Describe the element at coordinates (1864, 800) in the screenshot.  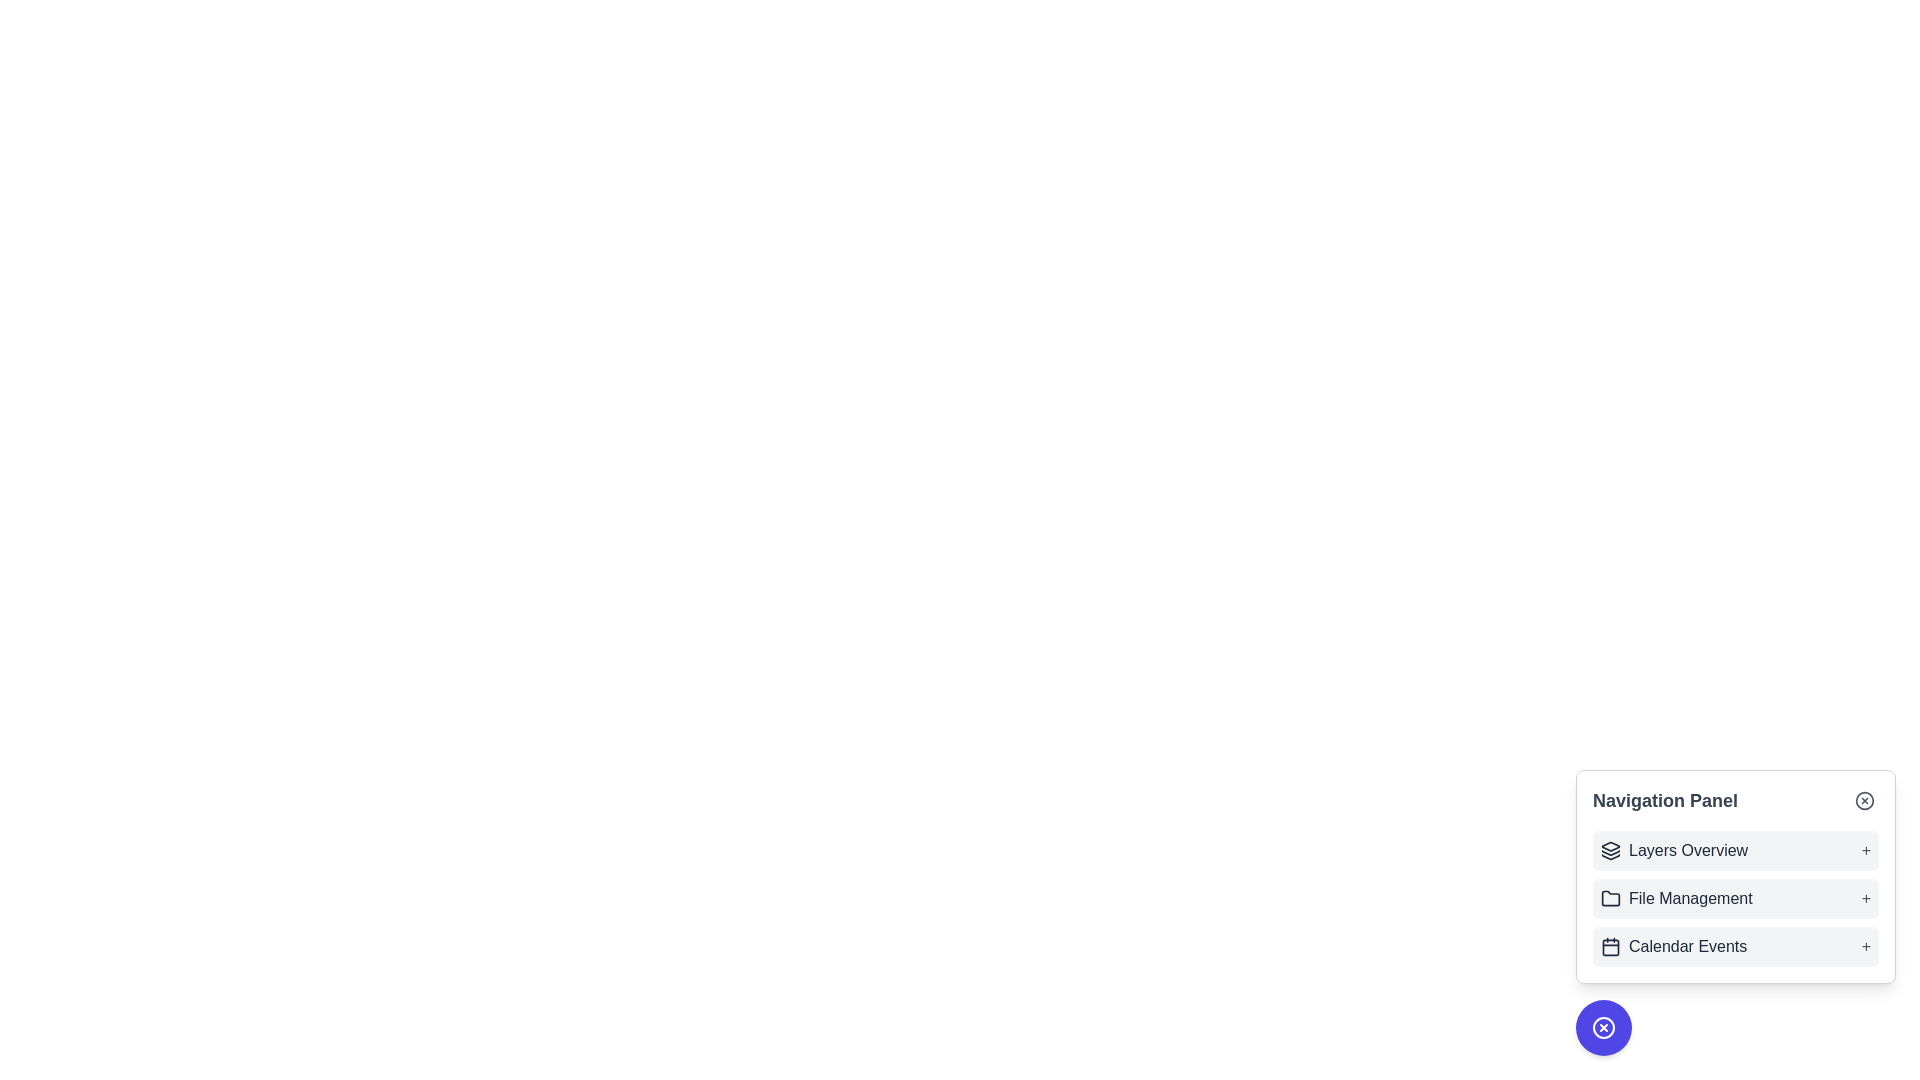
I see `the circular 'X' button located at the upper-right corner of the 'Navigation Panel'` at that location.